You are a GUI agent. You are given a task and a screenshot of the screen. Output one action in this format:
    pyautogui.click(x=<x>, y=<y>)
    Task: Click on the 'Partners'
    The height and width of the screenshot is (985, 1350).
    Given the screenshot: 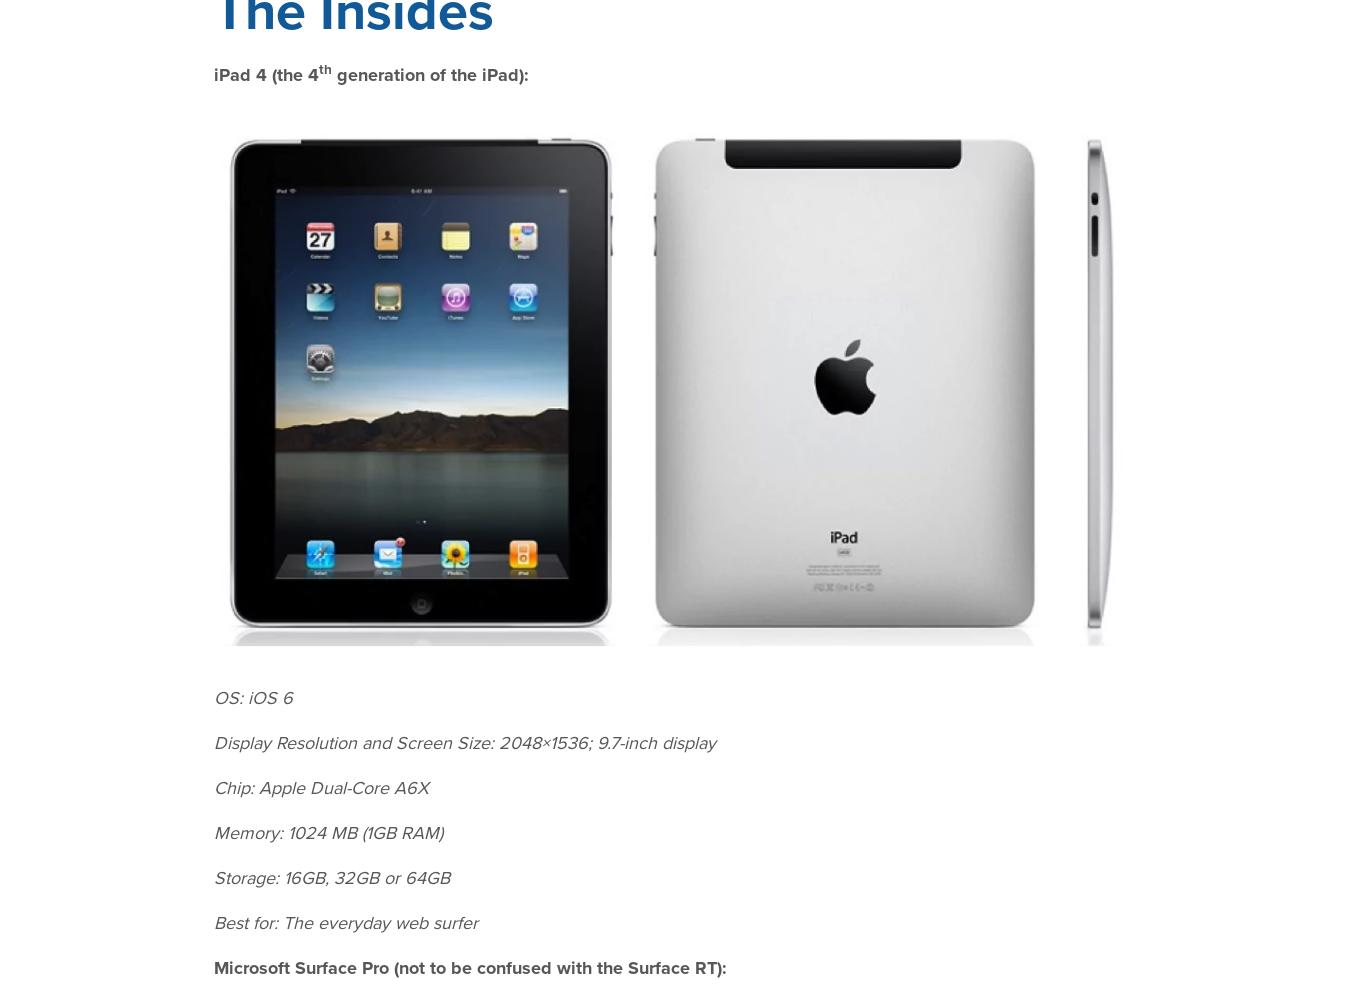 What is the action you would take?
    pyautogui.click(x=730, y=846)
    